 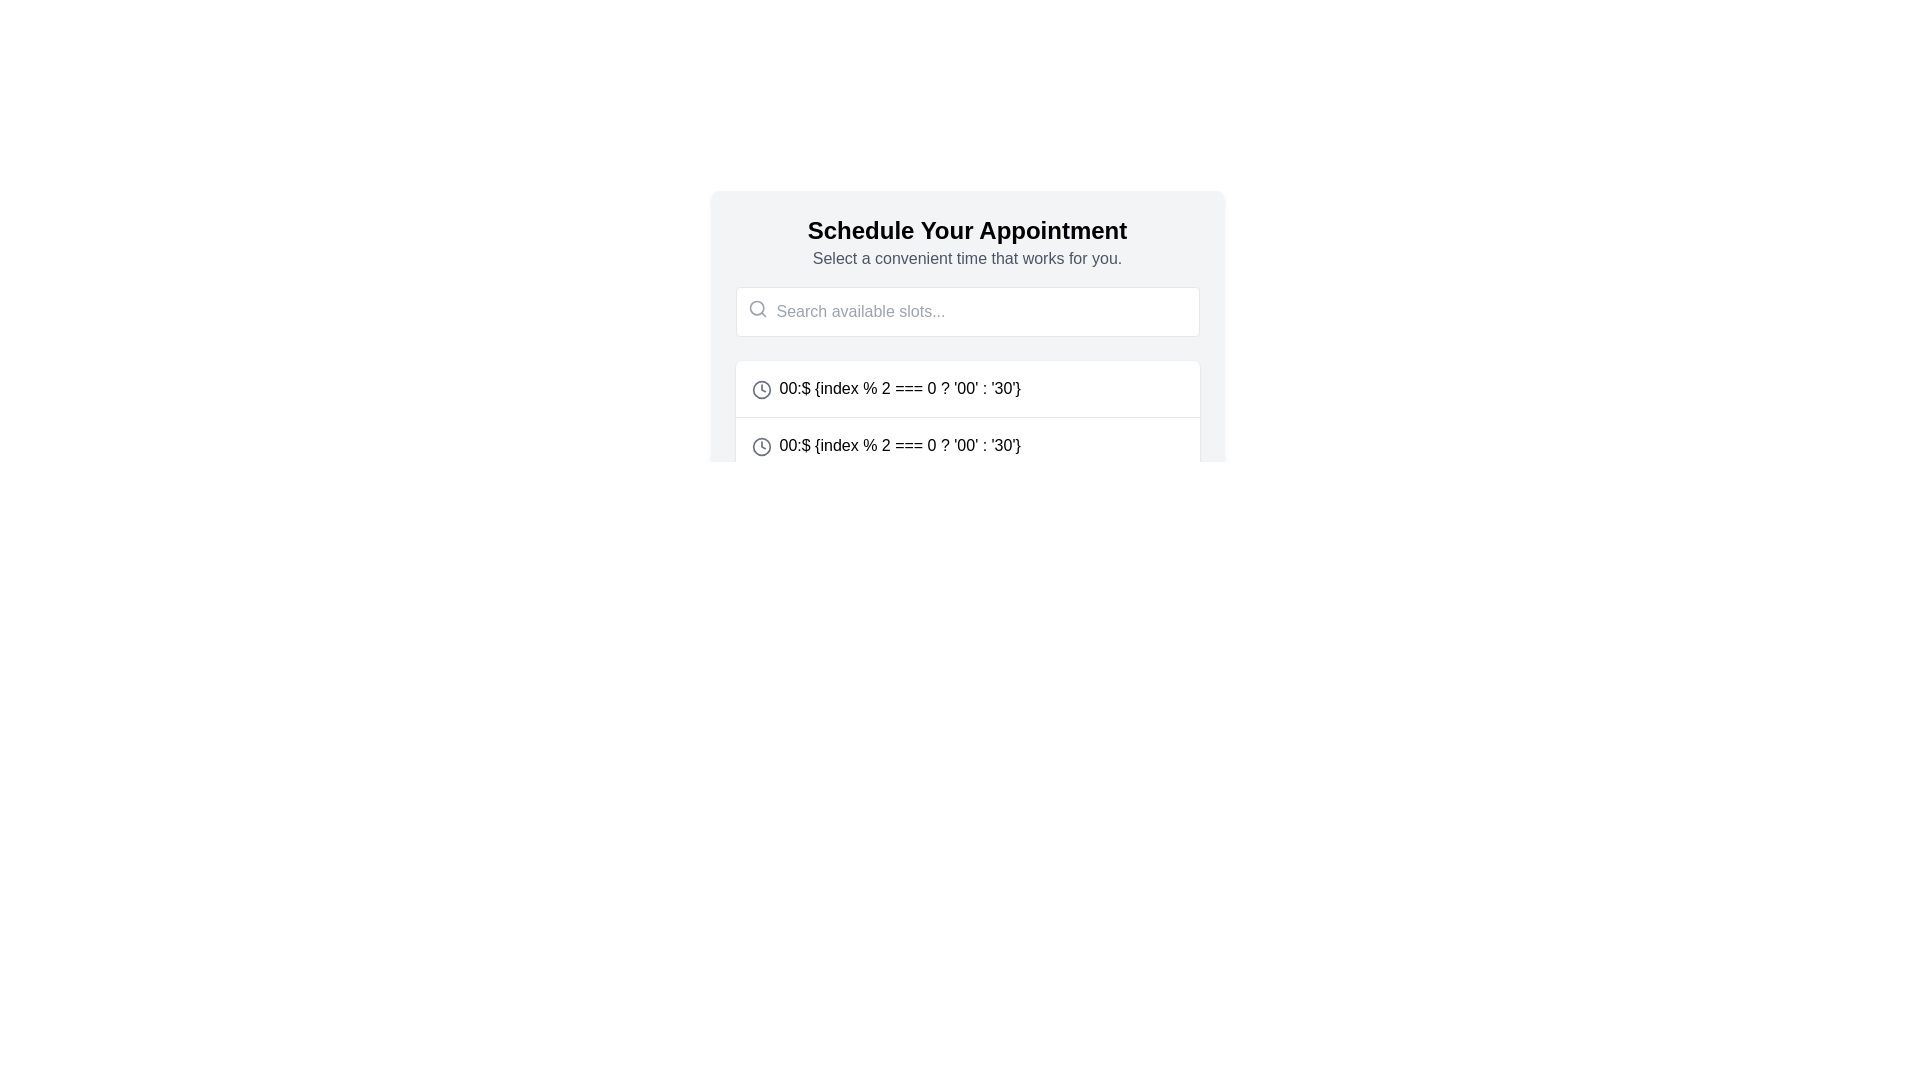 I want to click on the search icon located at the left margin of the search input field, beneath the 'Schedule Your Appointment' header, so click(x=756, y=308).